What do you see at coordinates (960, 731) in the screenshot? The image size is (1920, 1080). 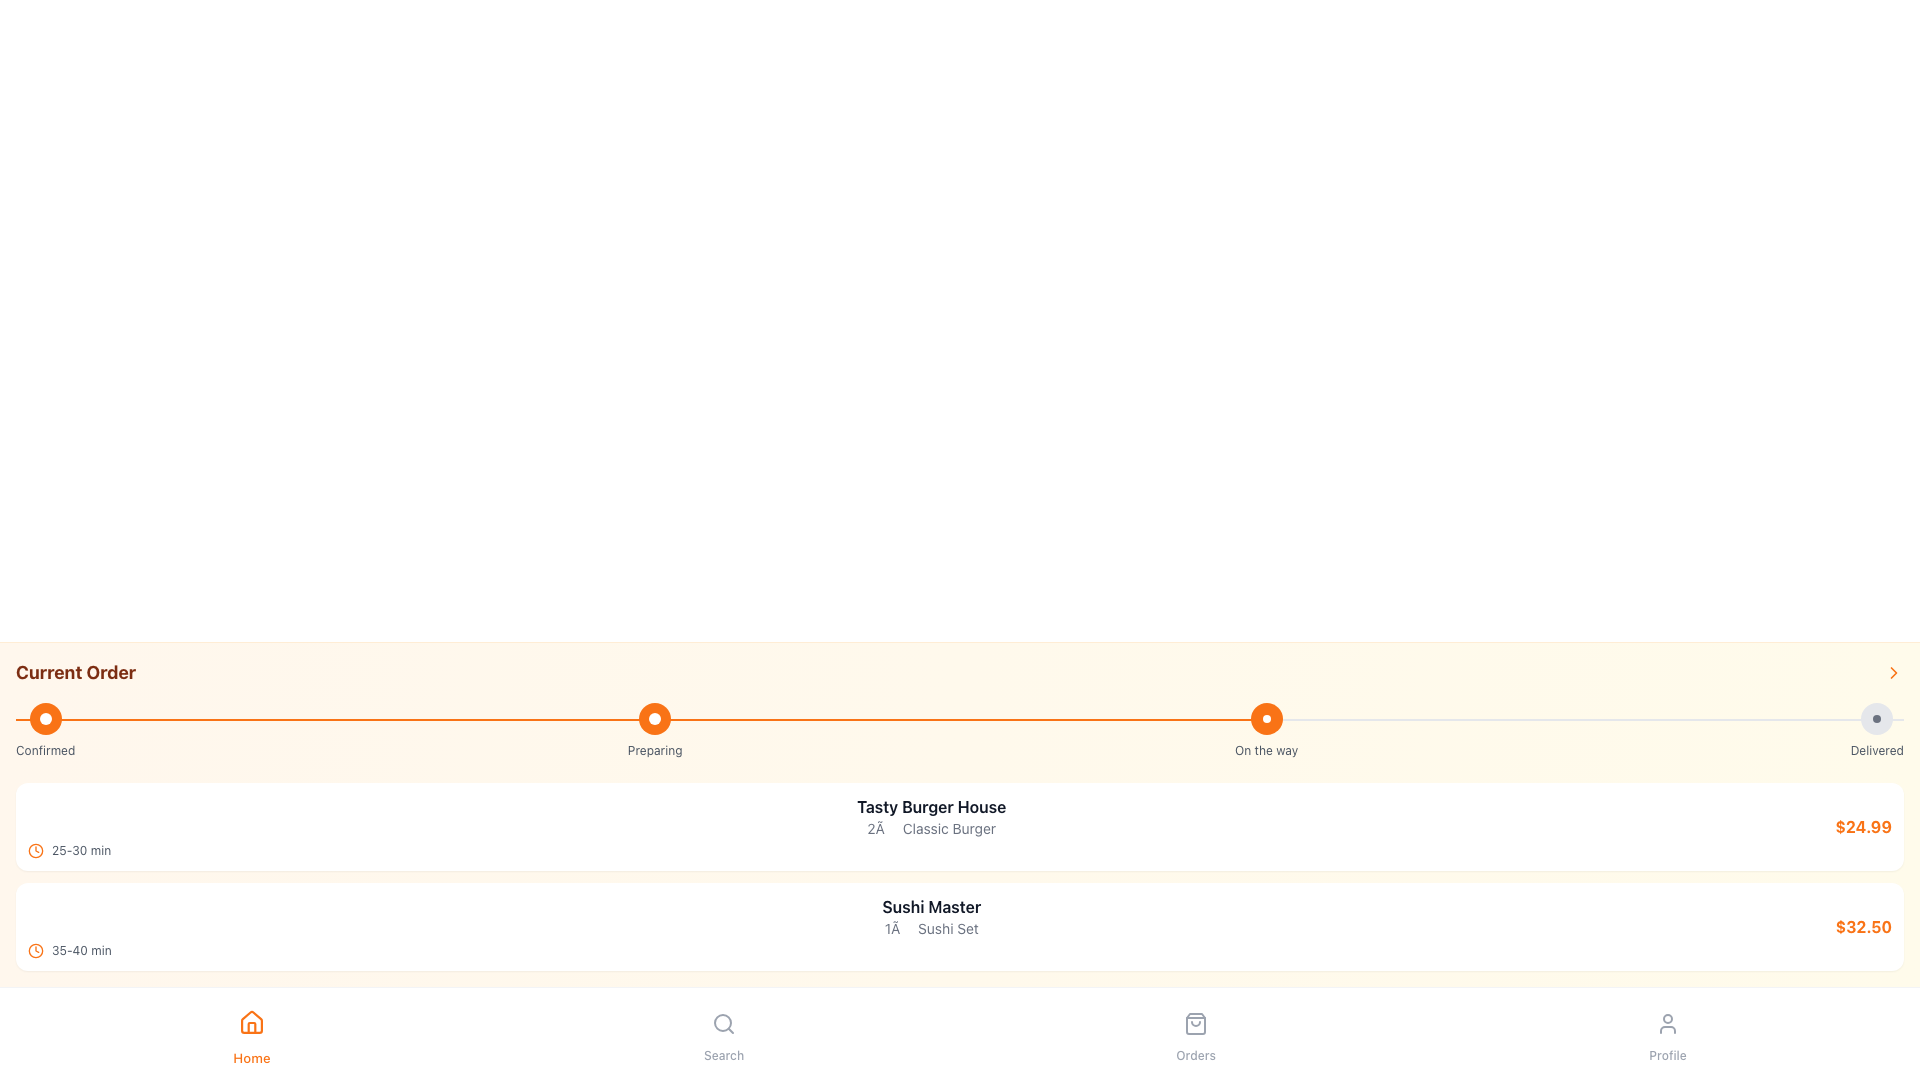 I see `the status changes visually on the horizontal progress indicator labeled 'Current Order', which shows stages: 'Confirmed', 'Preparing', 'On the way', and 'Delivered'` at bounding box center [960, 731].